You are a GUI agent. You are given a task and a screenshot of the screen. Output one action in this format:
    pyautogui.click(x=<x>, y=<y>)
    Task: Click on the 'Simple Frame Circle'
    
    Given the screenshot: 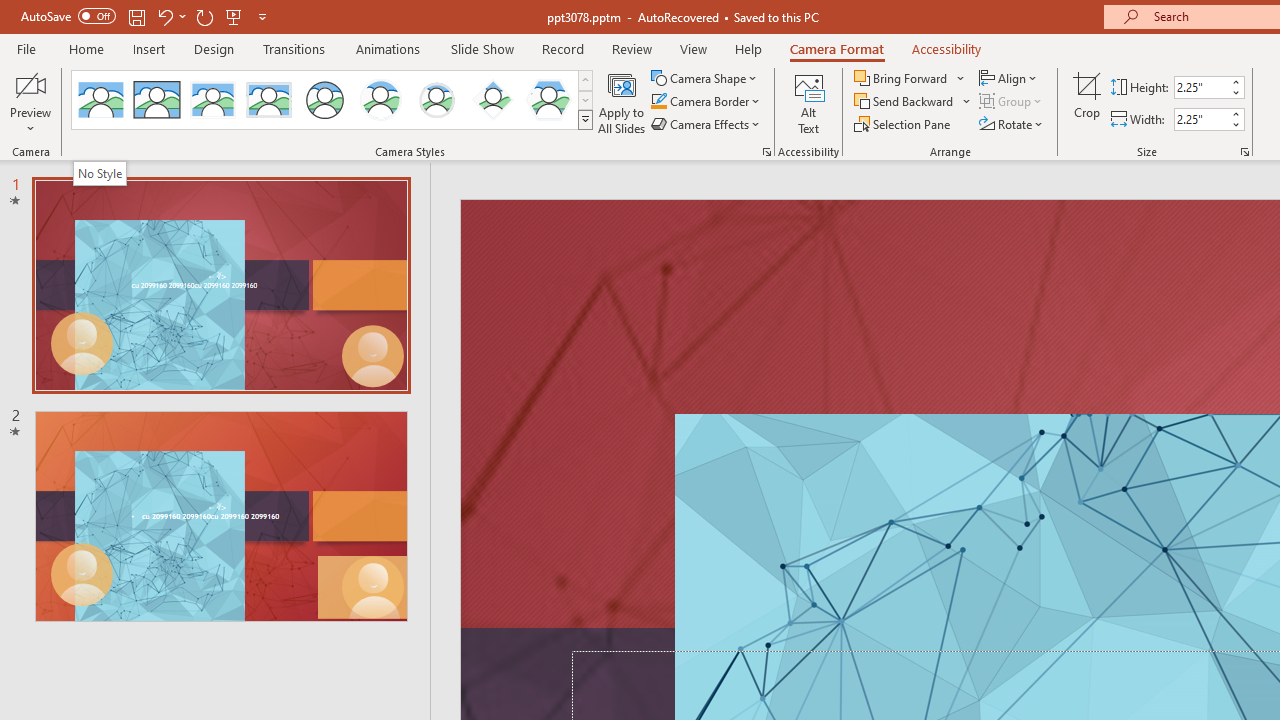 What is the action you would take?
    pyautogui.click(x=325, y=100)
    